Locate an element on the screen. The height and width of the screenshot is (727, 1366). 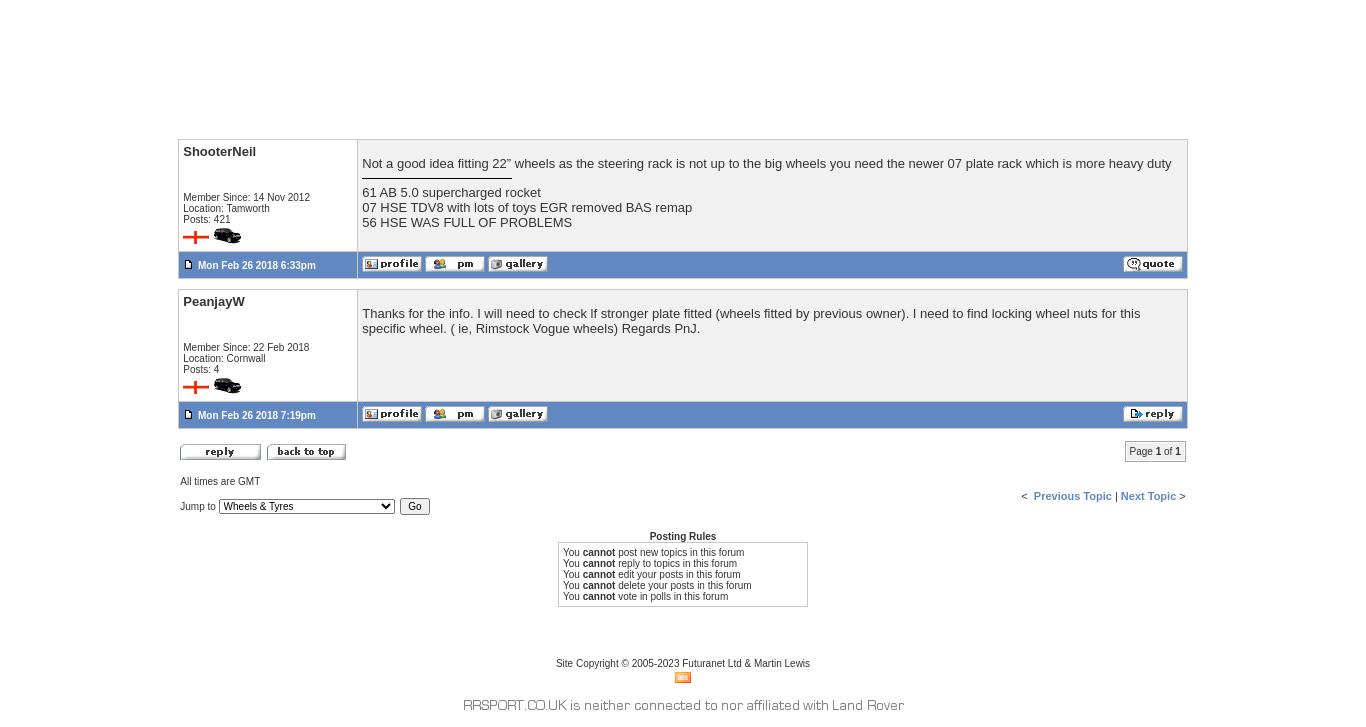
'Thanks for the info. I will need to check lf stronger plate fitted (wheels fitted by previous owner). I need to find locking wheel nuts for this specific wheel. ( ie, Rimstock Vogue wheels)  Regards PnJ.' is located at coordinates (751, 320).